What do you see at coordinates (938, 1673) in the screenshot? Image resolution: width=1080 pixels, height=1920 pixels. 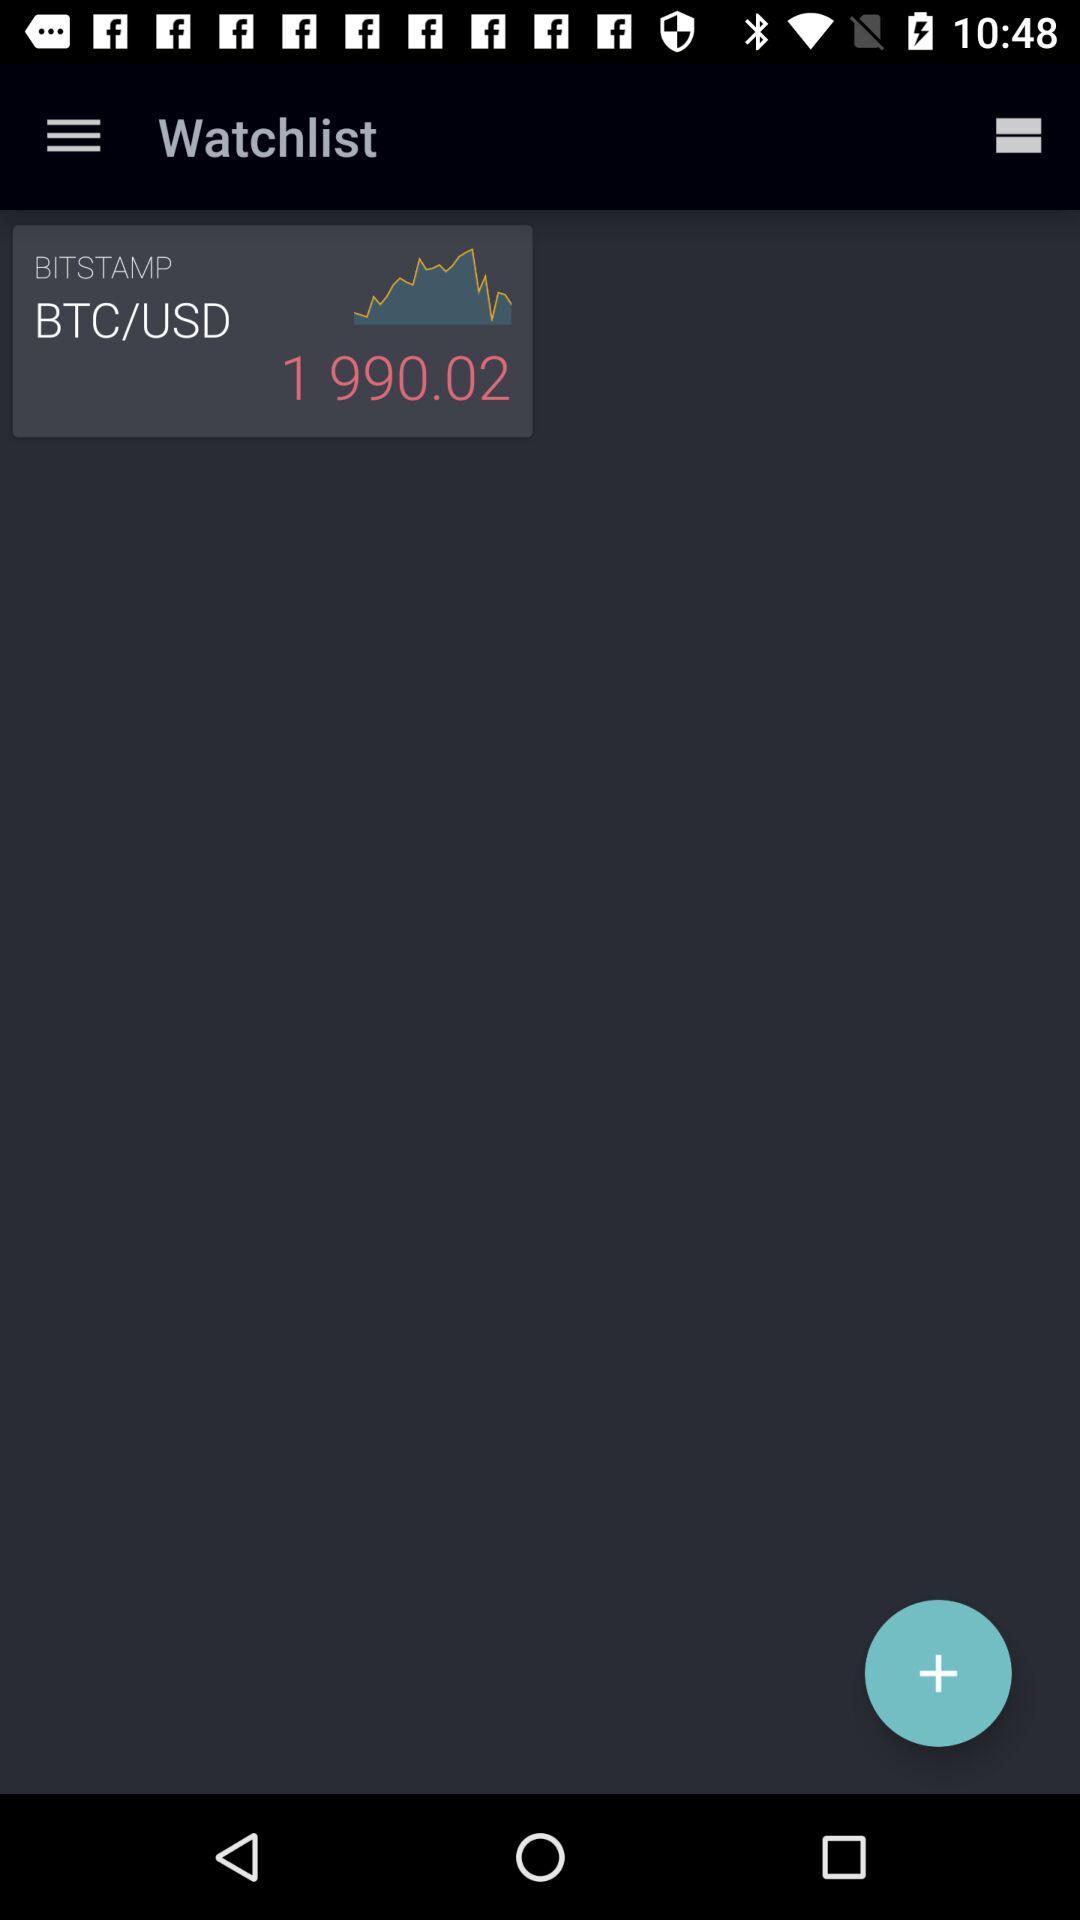 I see `the add icon` at bounding box center [938, 1673].